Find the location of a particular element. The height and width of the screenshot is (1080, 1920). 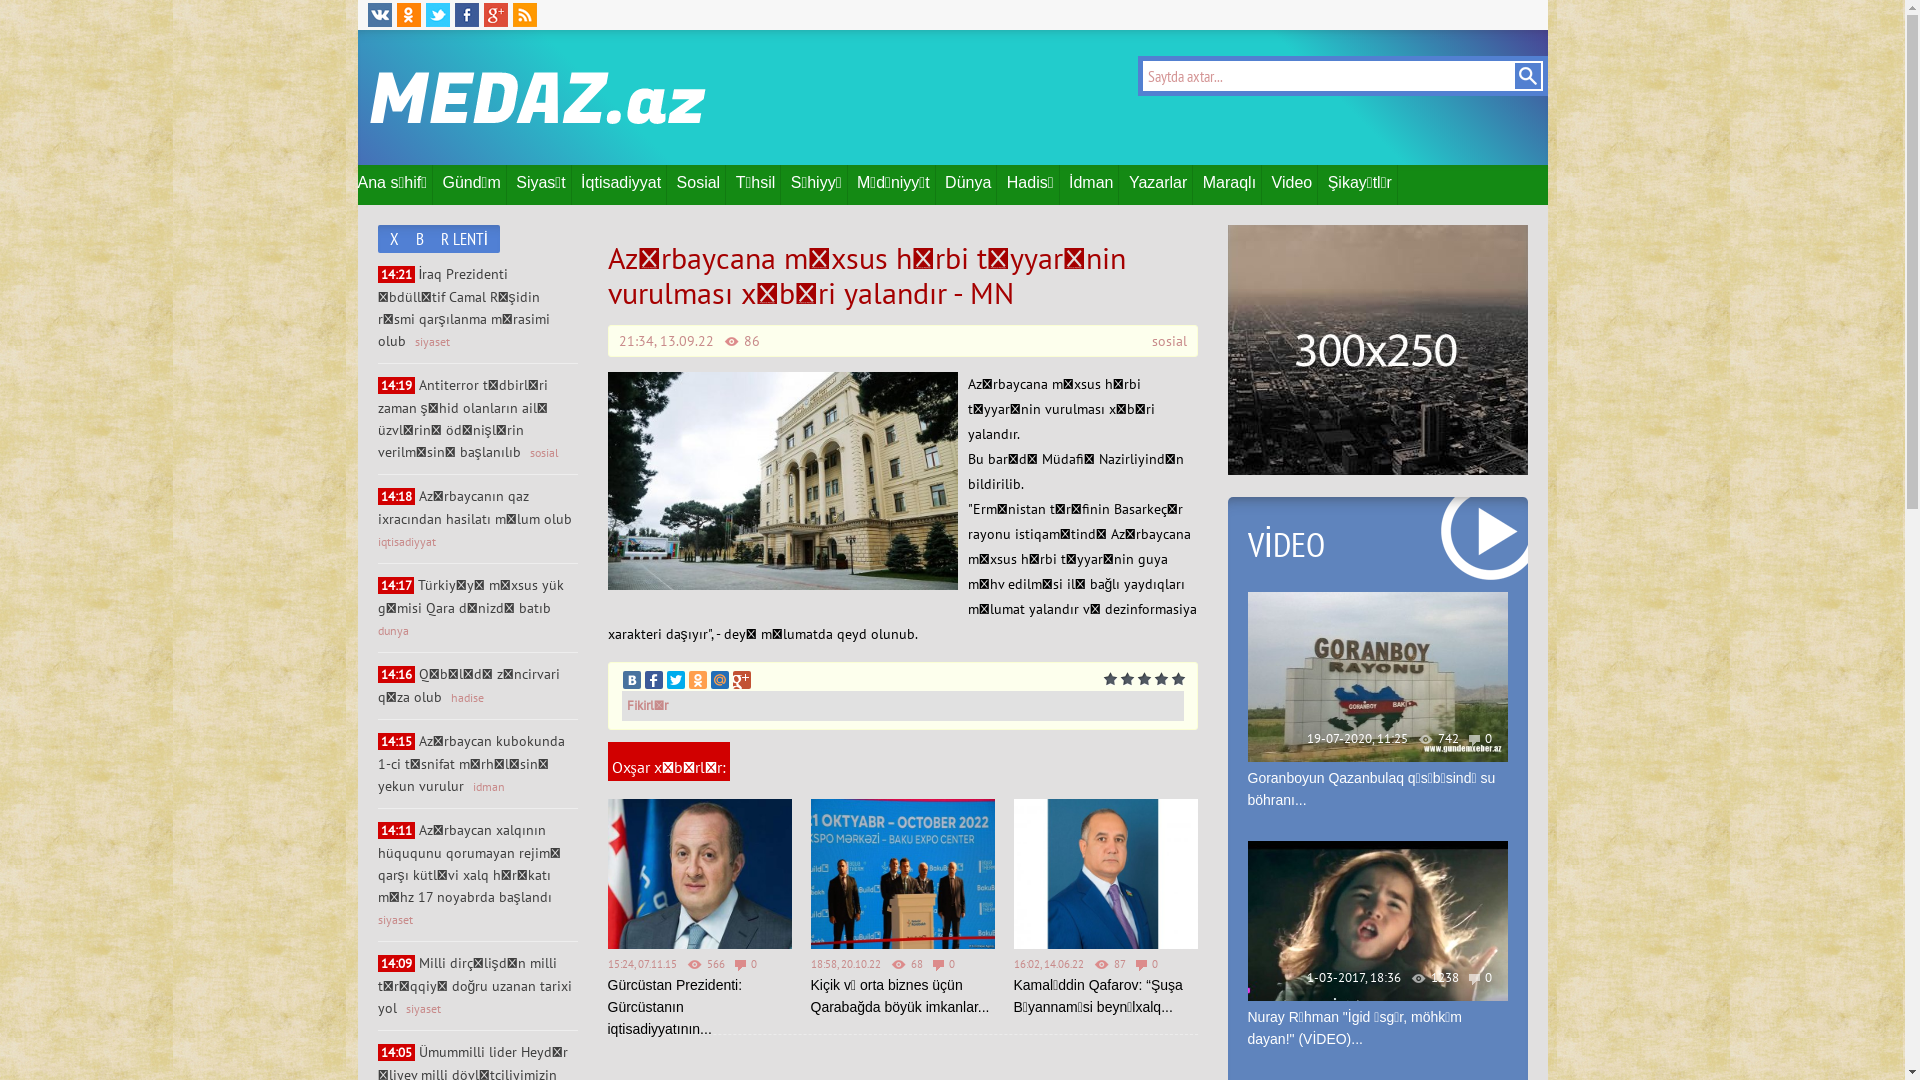

'Yazarlar' is located at coordinates (1161, 185).